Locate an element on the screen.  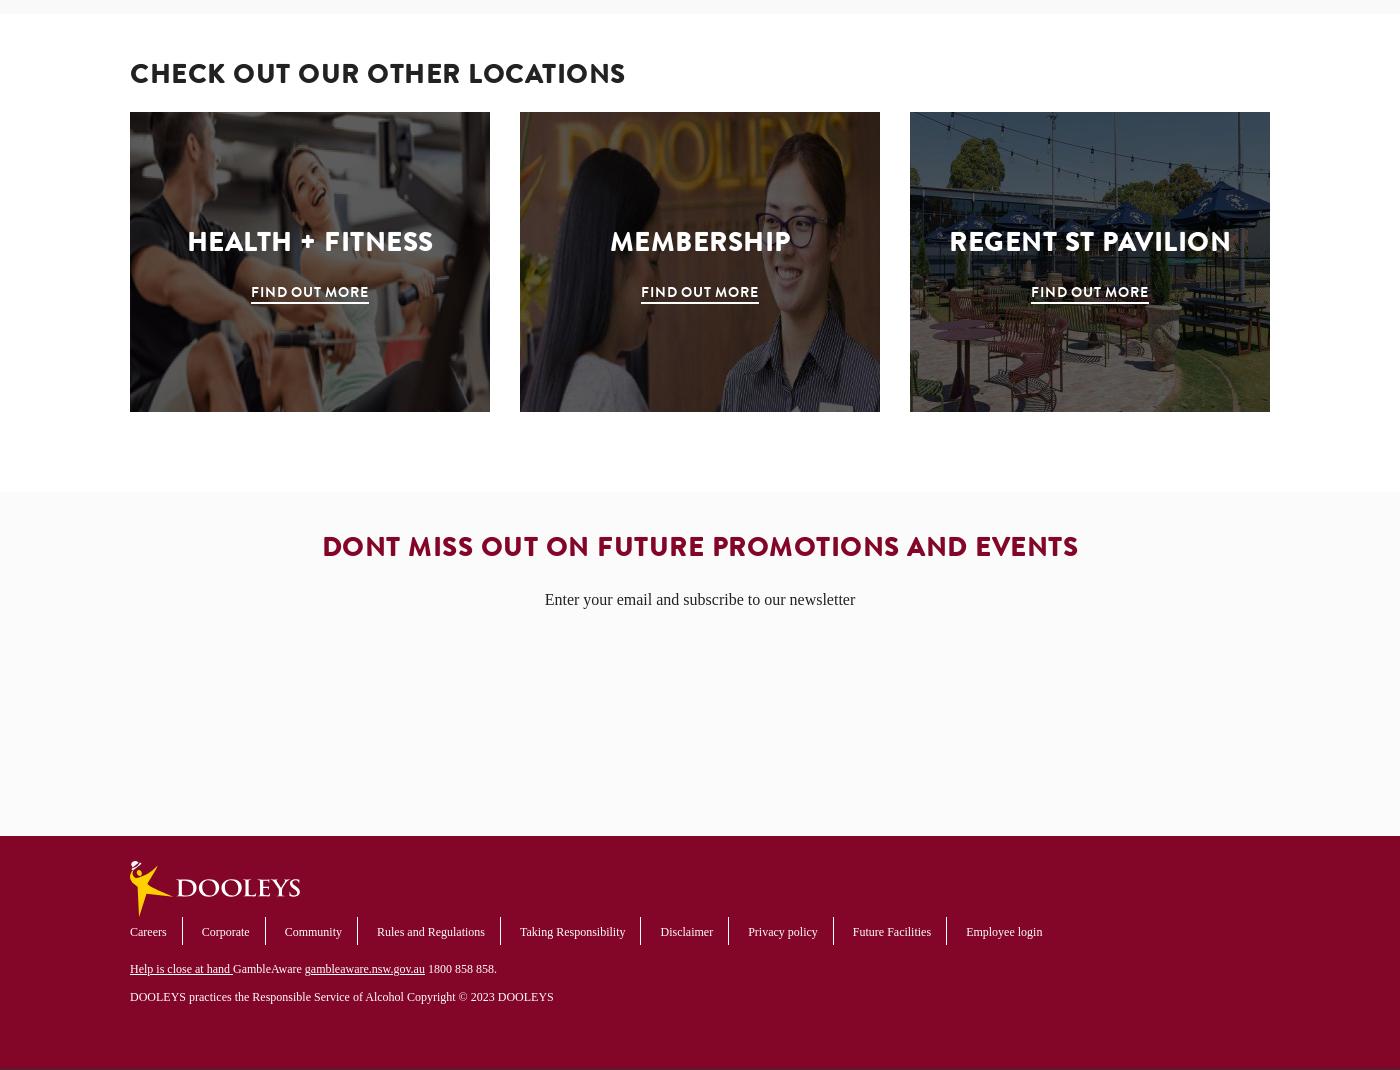
'Careers' is located at coordinates (130, 930).